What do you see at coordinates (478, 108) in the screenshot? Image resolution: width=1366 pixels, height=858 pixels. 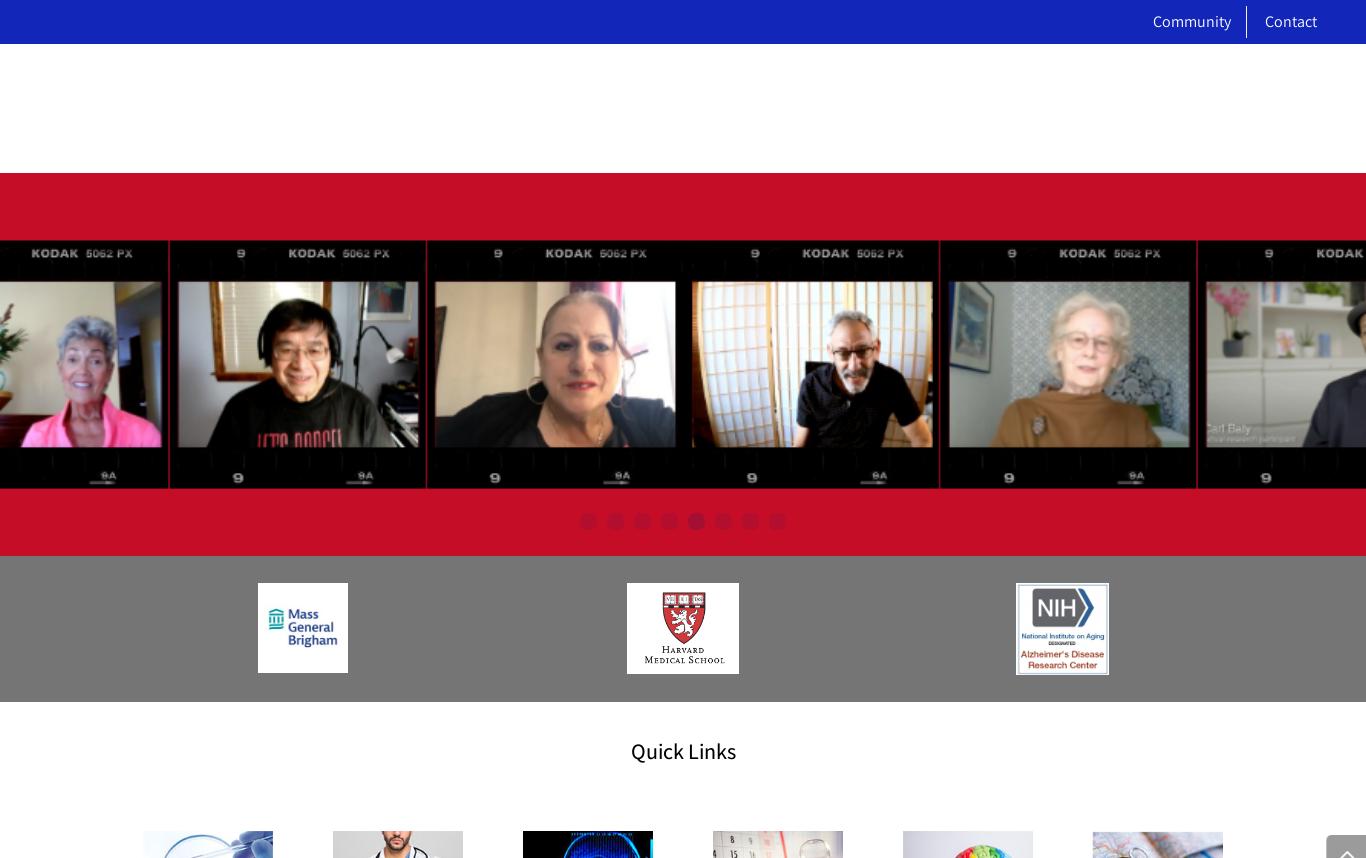 I see `'About'` at bounding box center [478, 108].